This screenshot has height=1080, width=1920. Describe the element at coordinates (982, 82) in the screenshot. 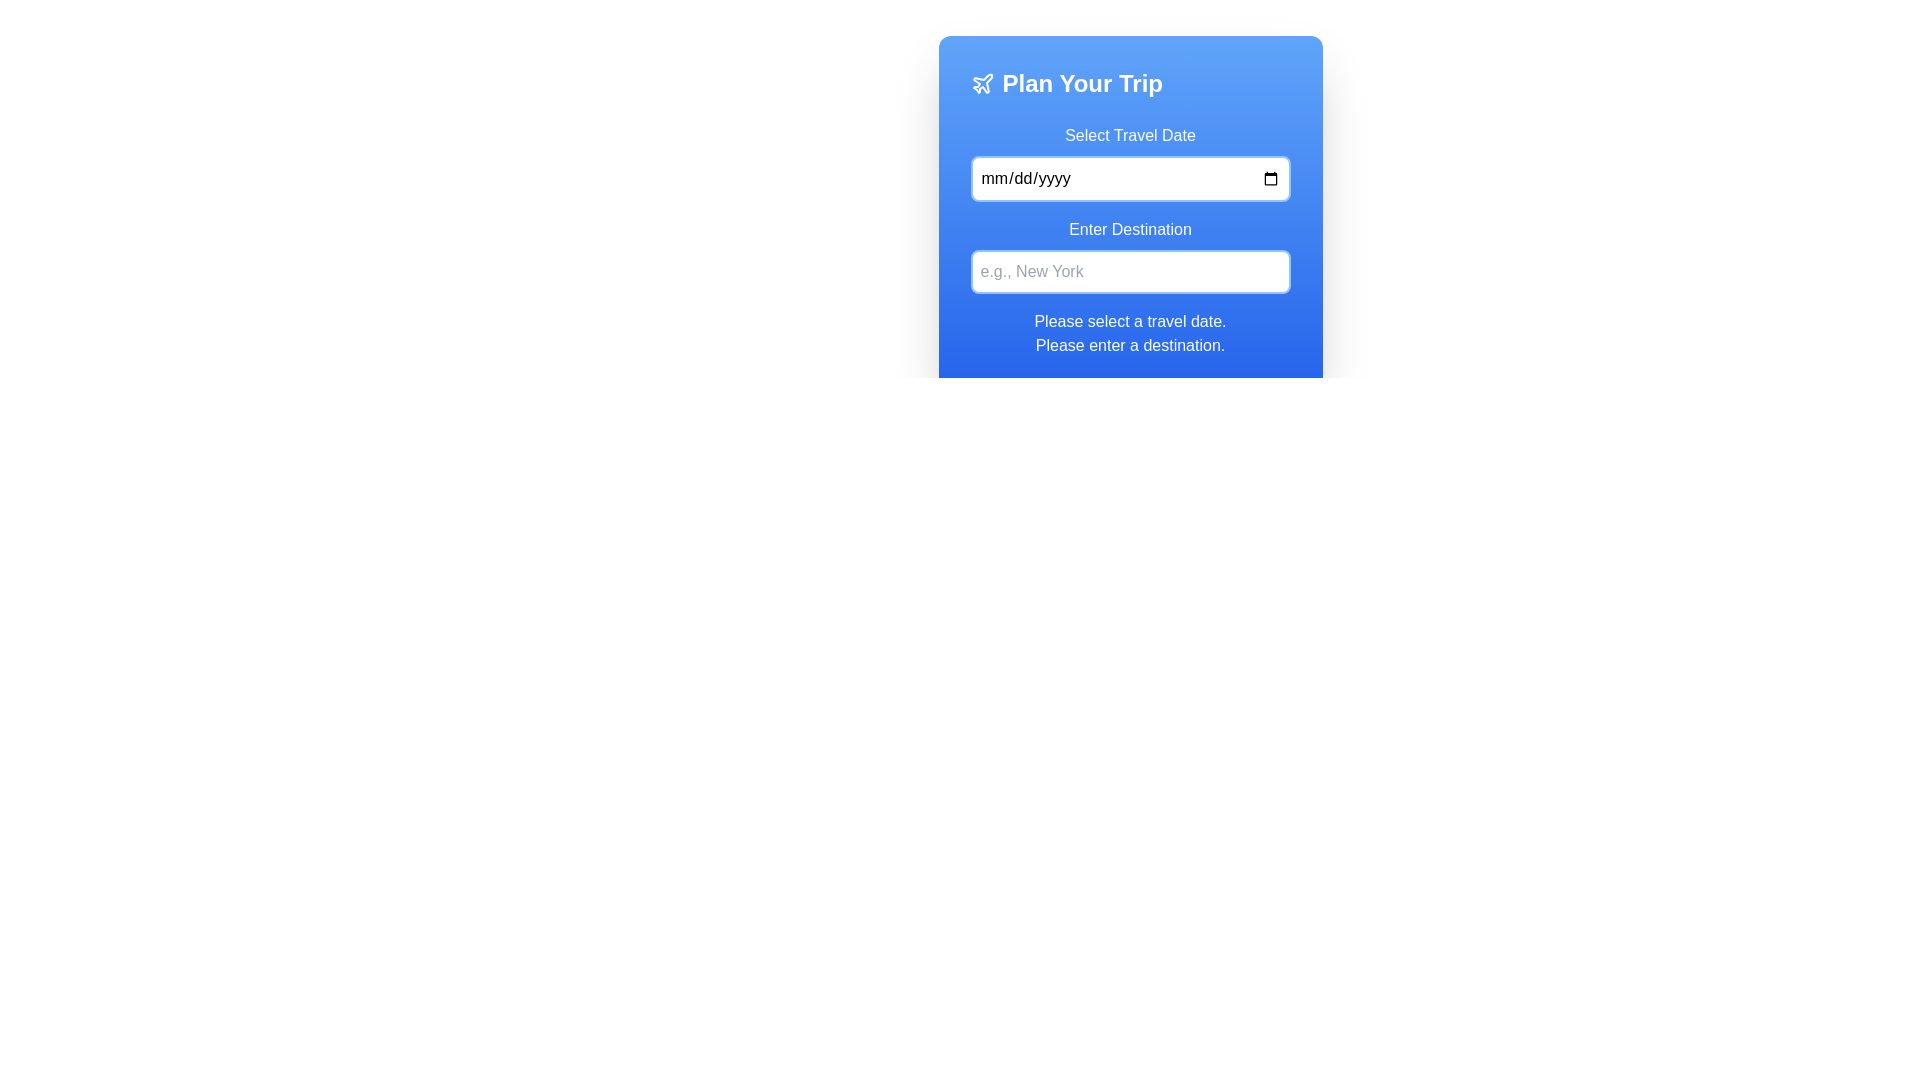

I see `the plane-shaped icon located in the header section, directly to the left of the text 'Plan Your Trip'` at that location.